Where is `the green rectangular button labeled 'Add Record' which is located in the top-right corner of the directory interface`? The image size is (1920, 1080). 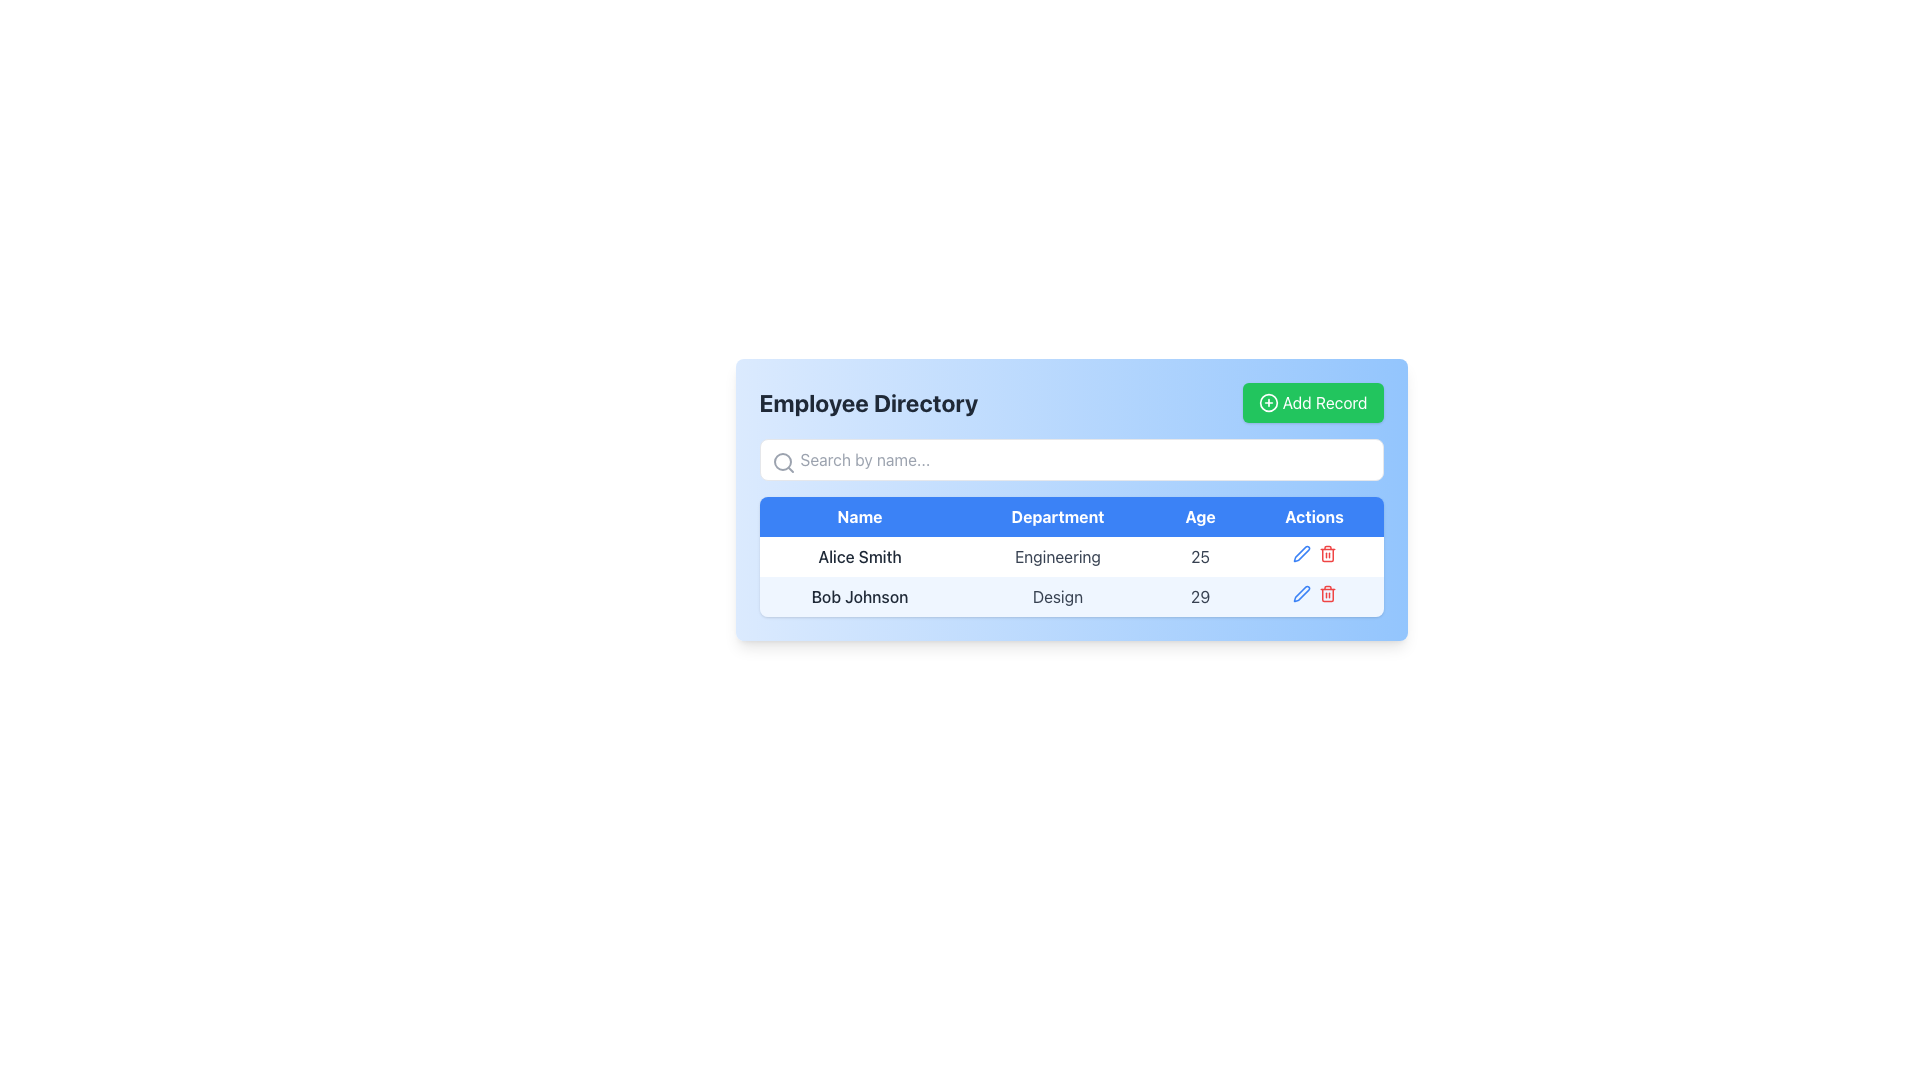
the green rectangular button labeled 'Add Record' which is located in the top-right corner of the directory interface is located at coordinates (1267, 402).